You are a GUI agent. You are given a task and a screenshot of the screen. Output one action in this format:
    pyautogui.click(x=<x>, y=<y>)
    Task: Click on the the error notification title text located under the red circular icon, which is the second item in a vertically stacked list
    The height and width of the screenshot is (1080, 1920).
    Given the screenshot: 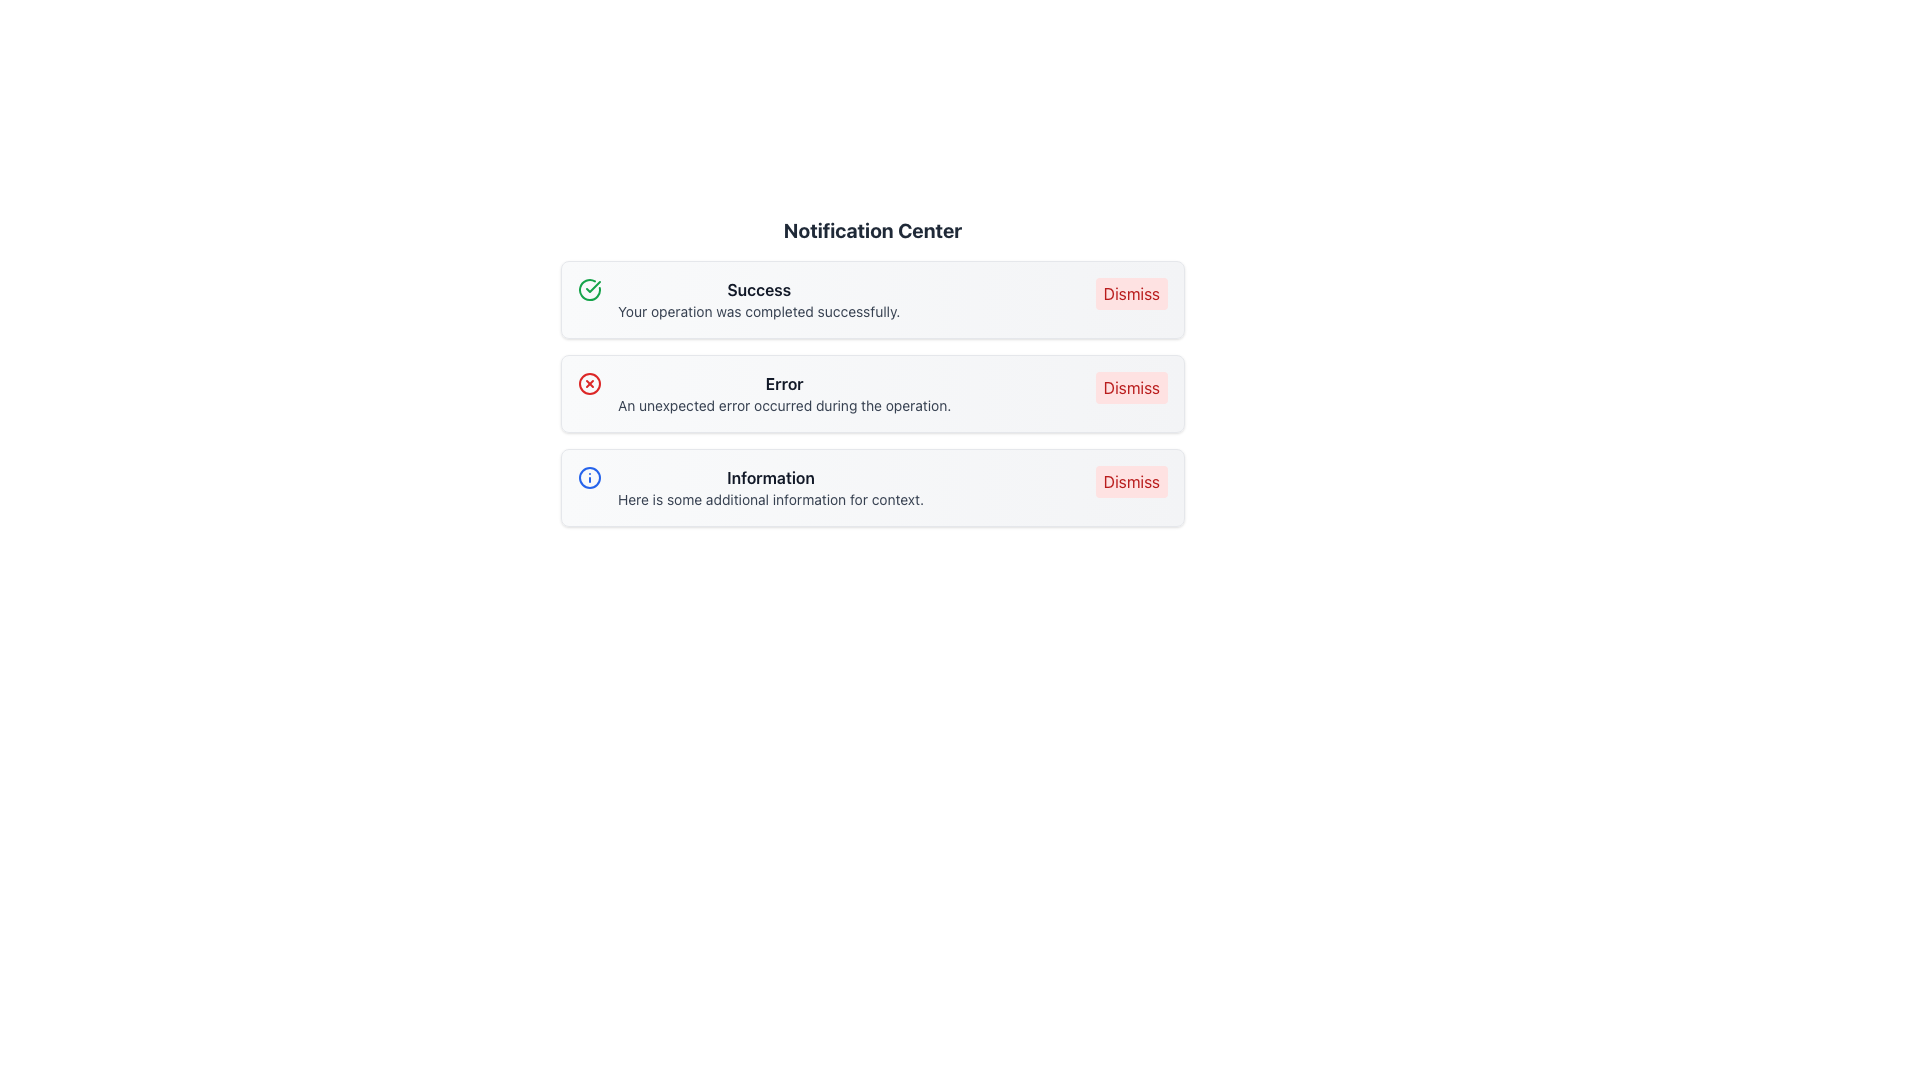 What is the action you would take?
    pyautogui.click(x=783, y=384)
    